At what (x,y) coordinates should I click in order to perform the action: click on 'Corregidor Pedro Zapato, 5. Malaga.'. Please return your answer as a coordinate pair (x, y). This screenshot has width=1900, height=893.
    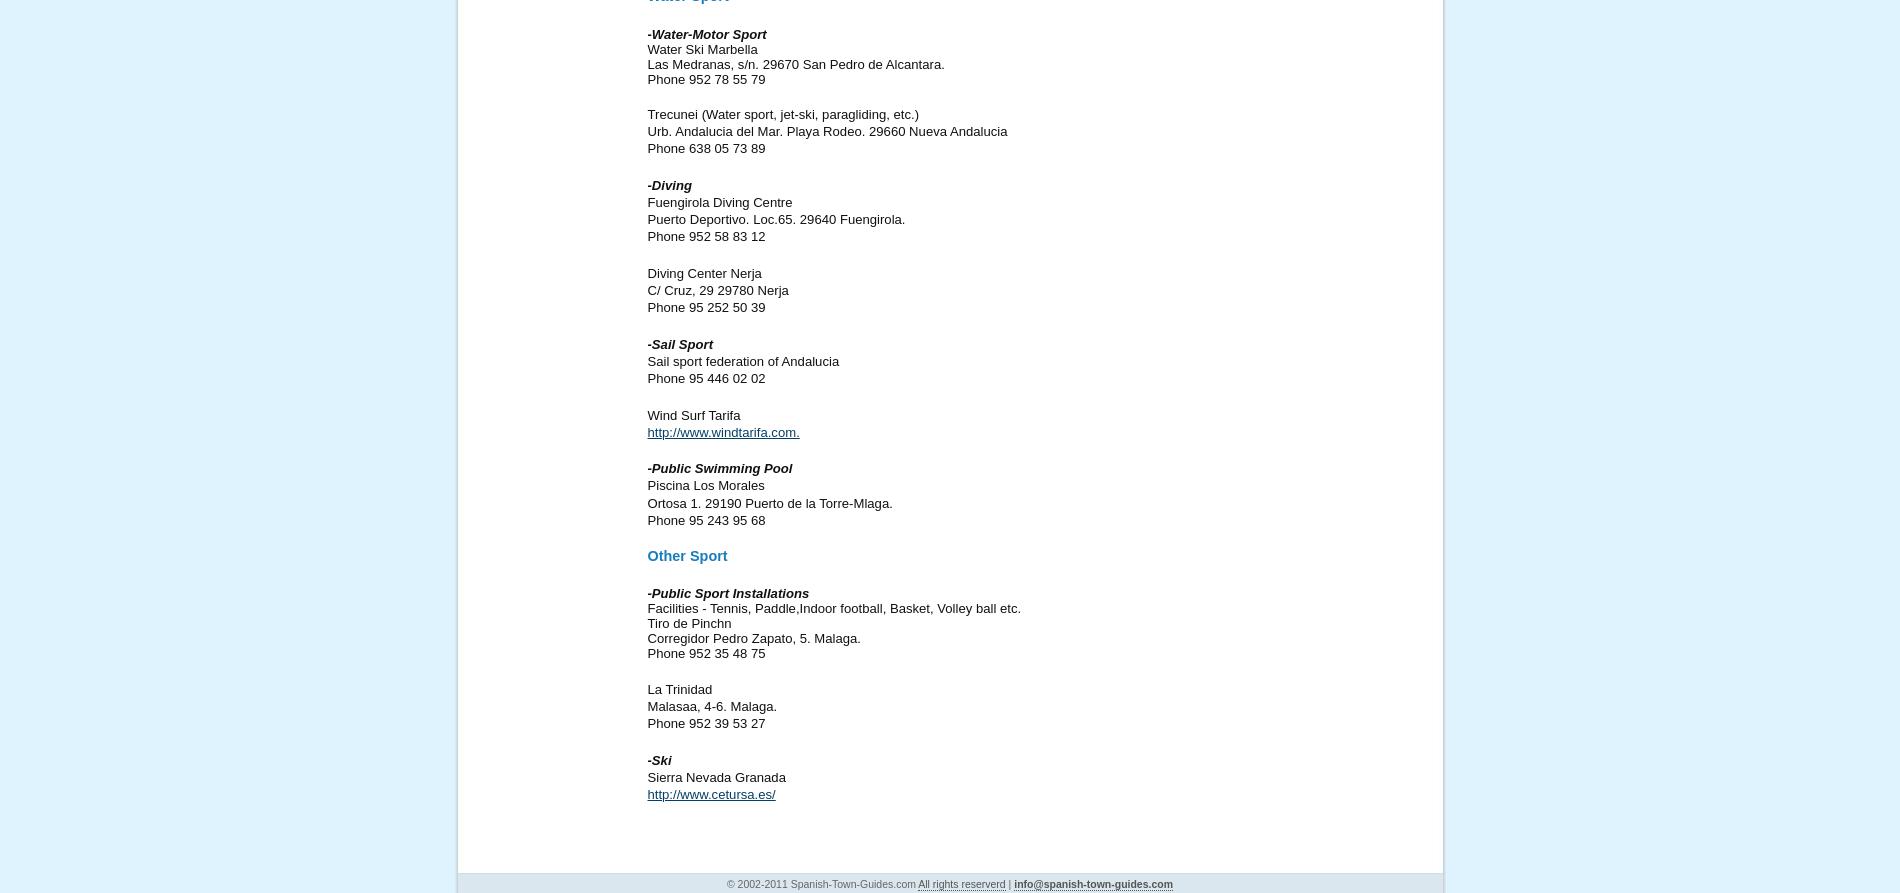
    Looking at the image, I should click on (752, 638).